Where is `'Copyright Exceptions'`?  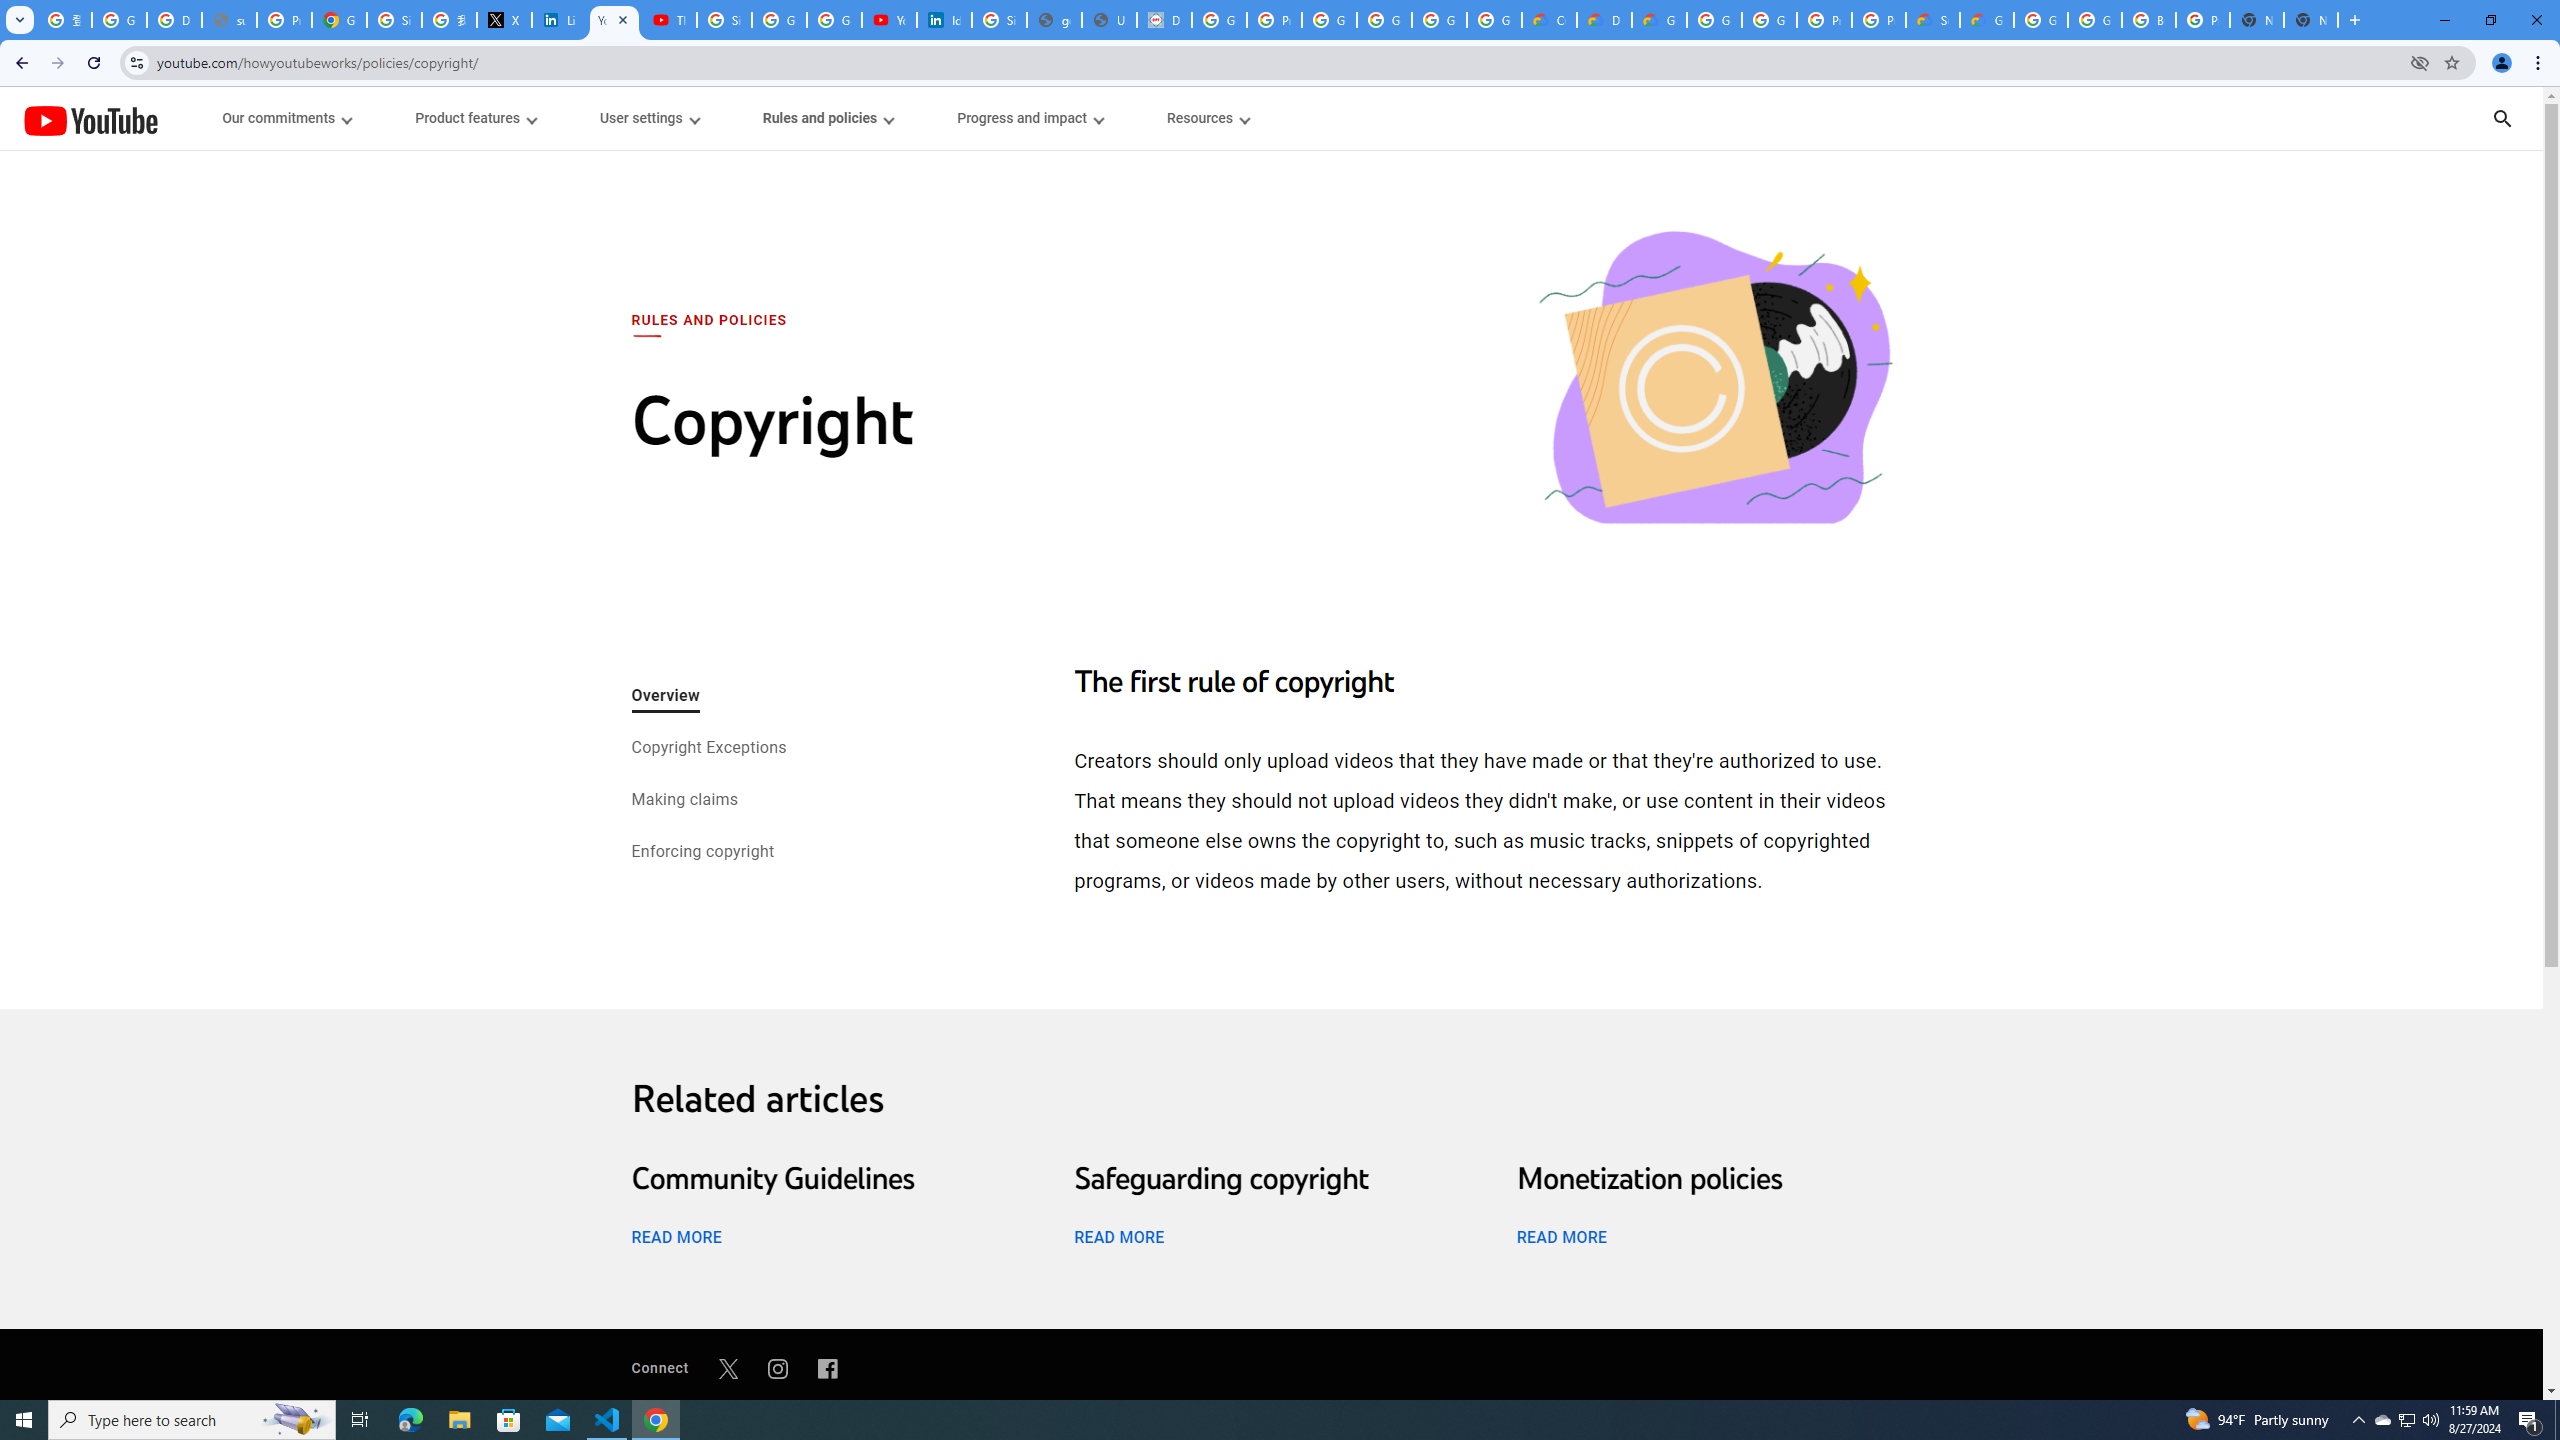 'Copyright Exceptions' is located at coordinates (706, 748).